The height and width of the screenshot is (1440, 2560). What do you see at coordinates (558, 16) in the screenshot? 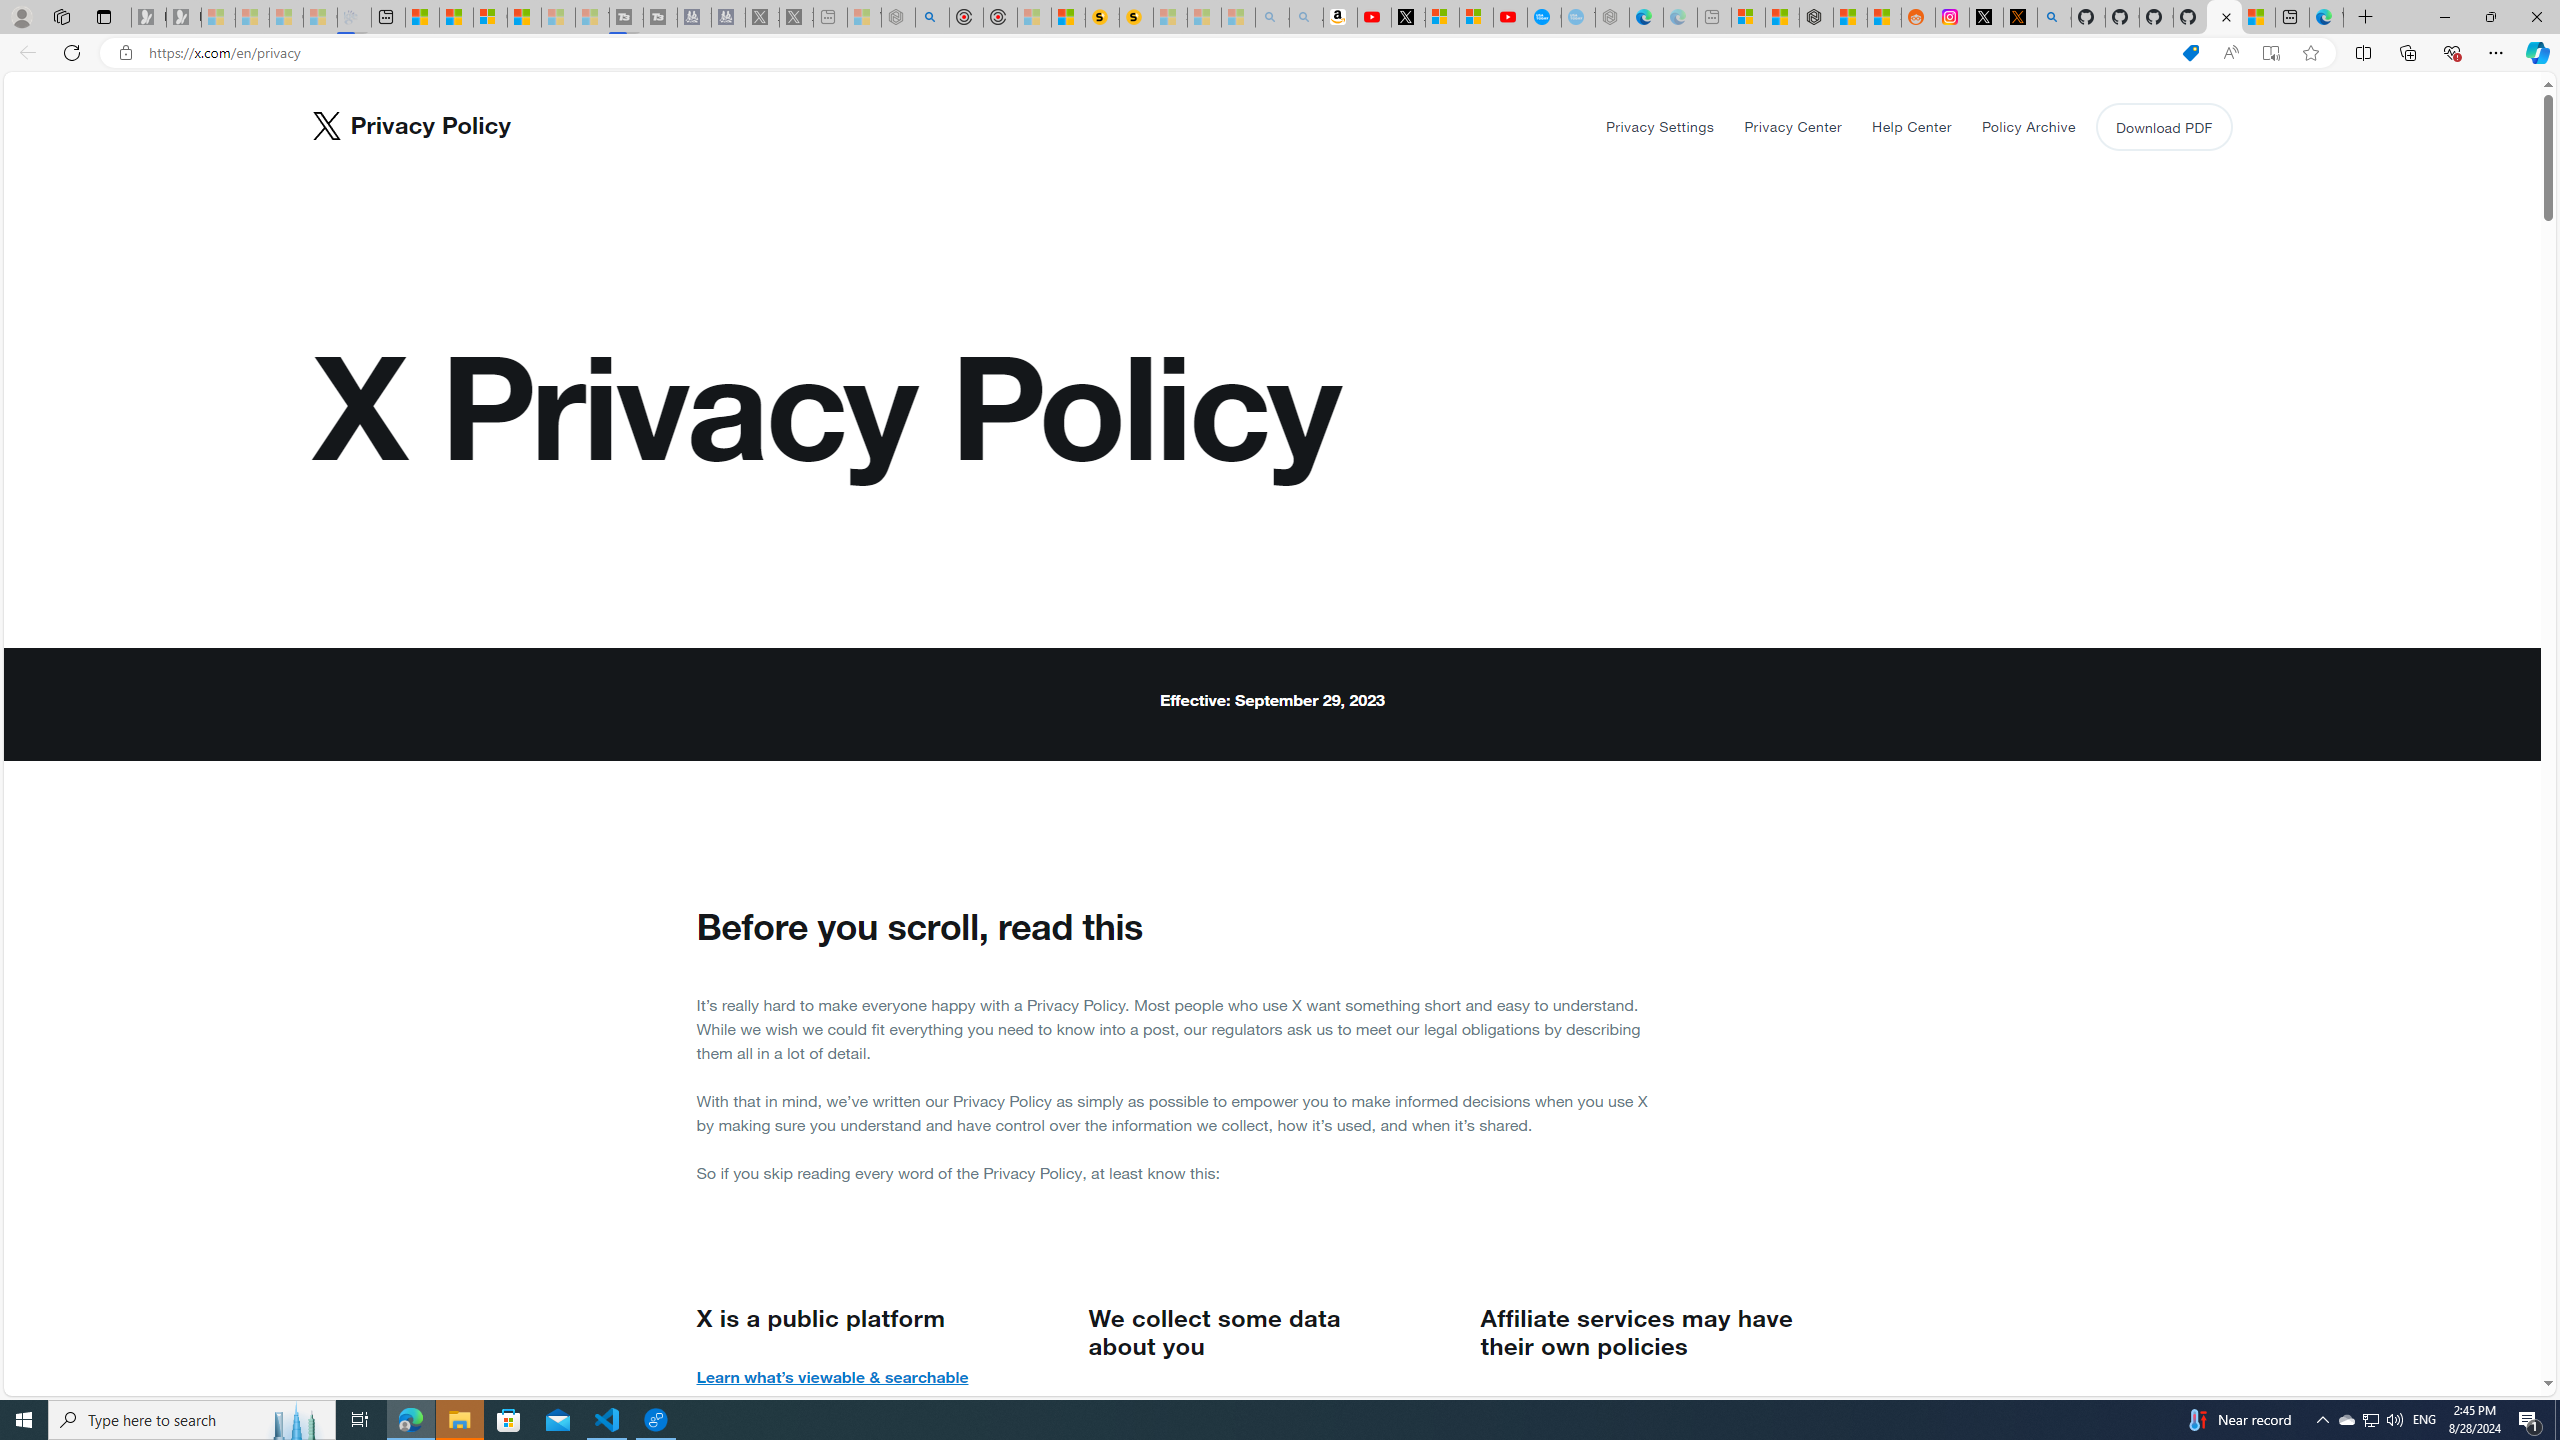
I see `'Microsoft Start - Sleeping'` at bounding box center [558, 16].